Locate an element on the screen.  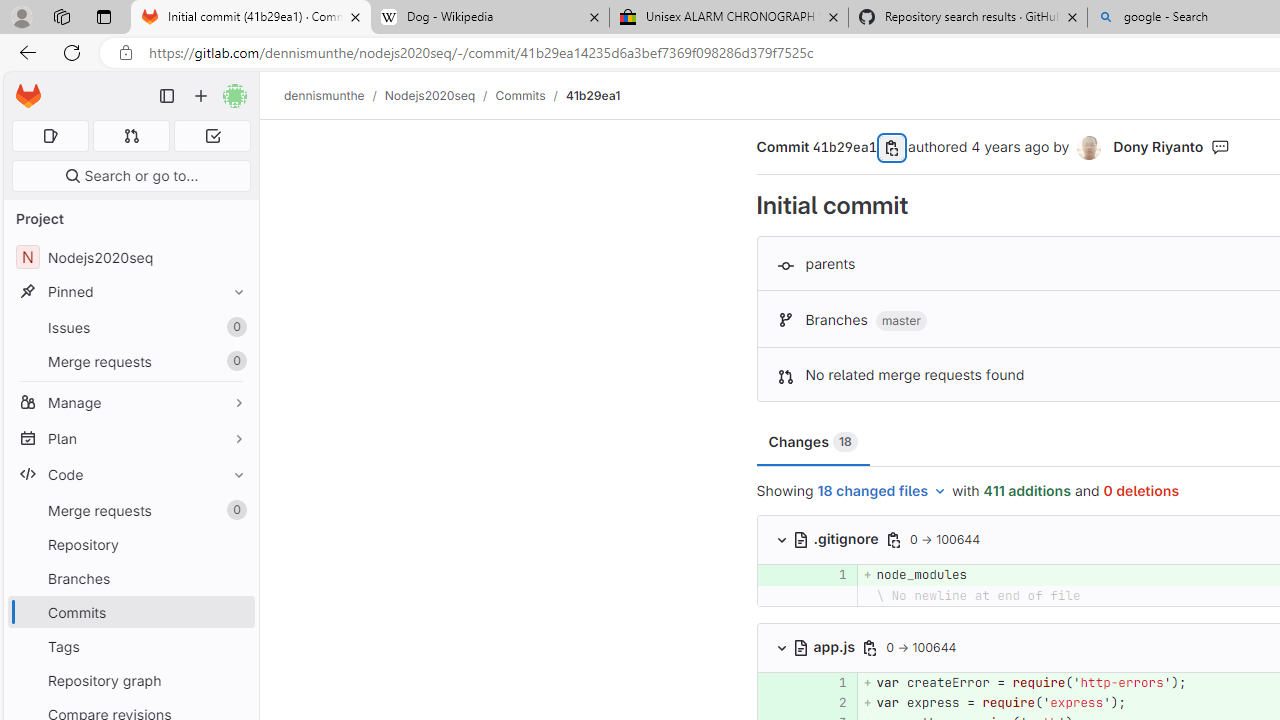
'Pinned' is located at coordinates (130, 291).